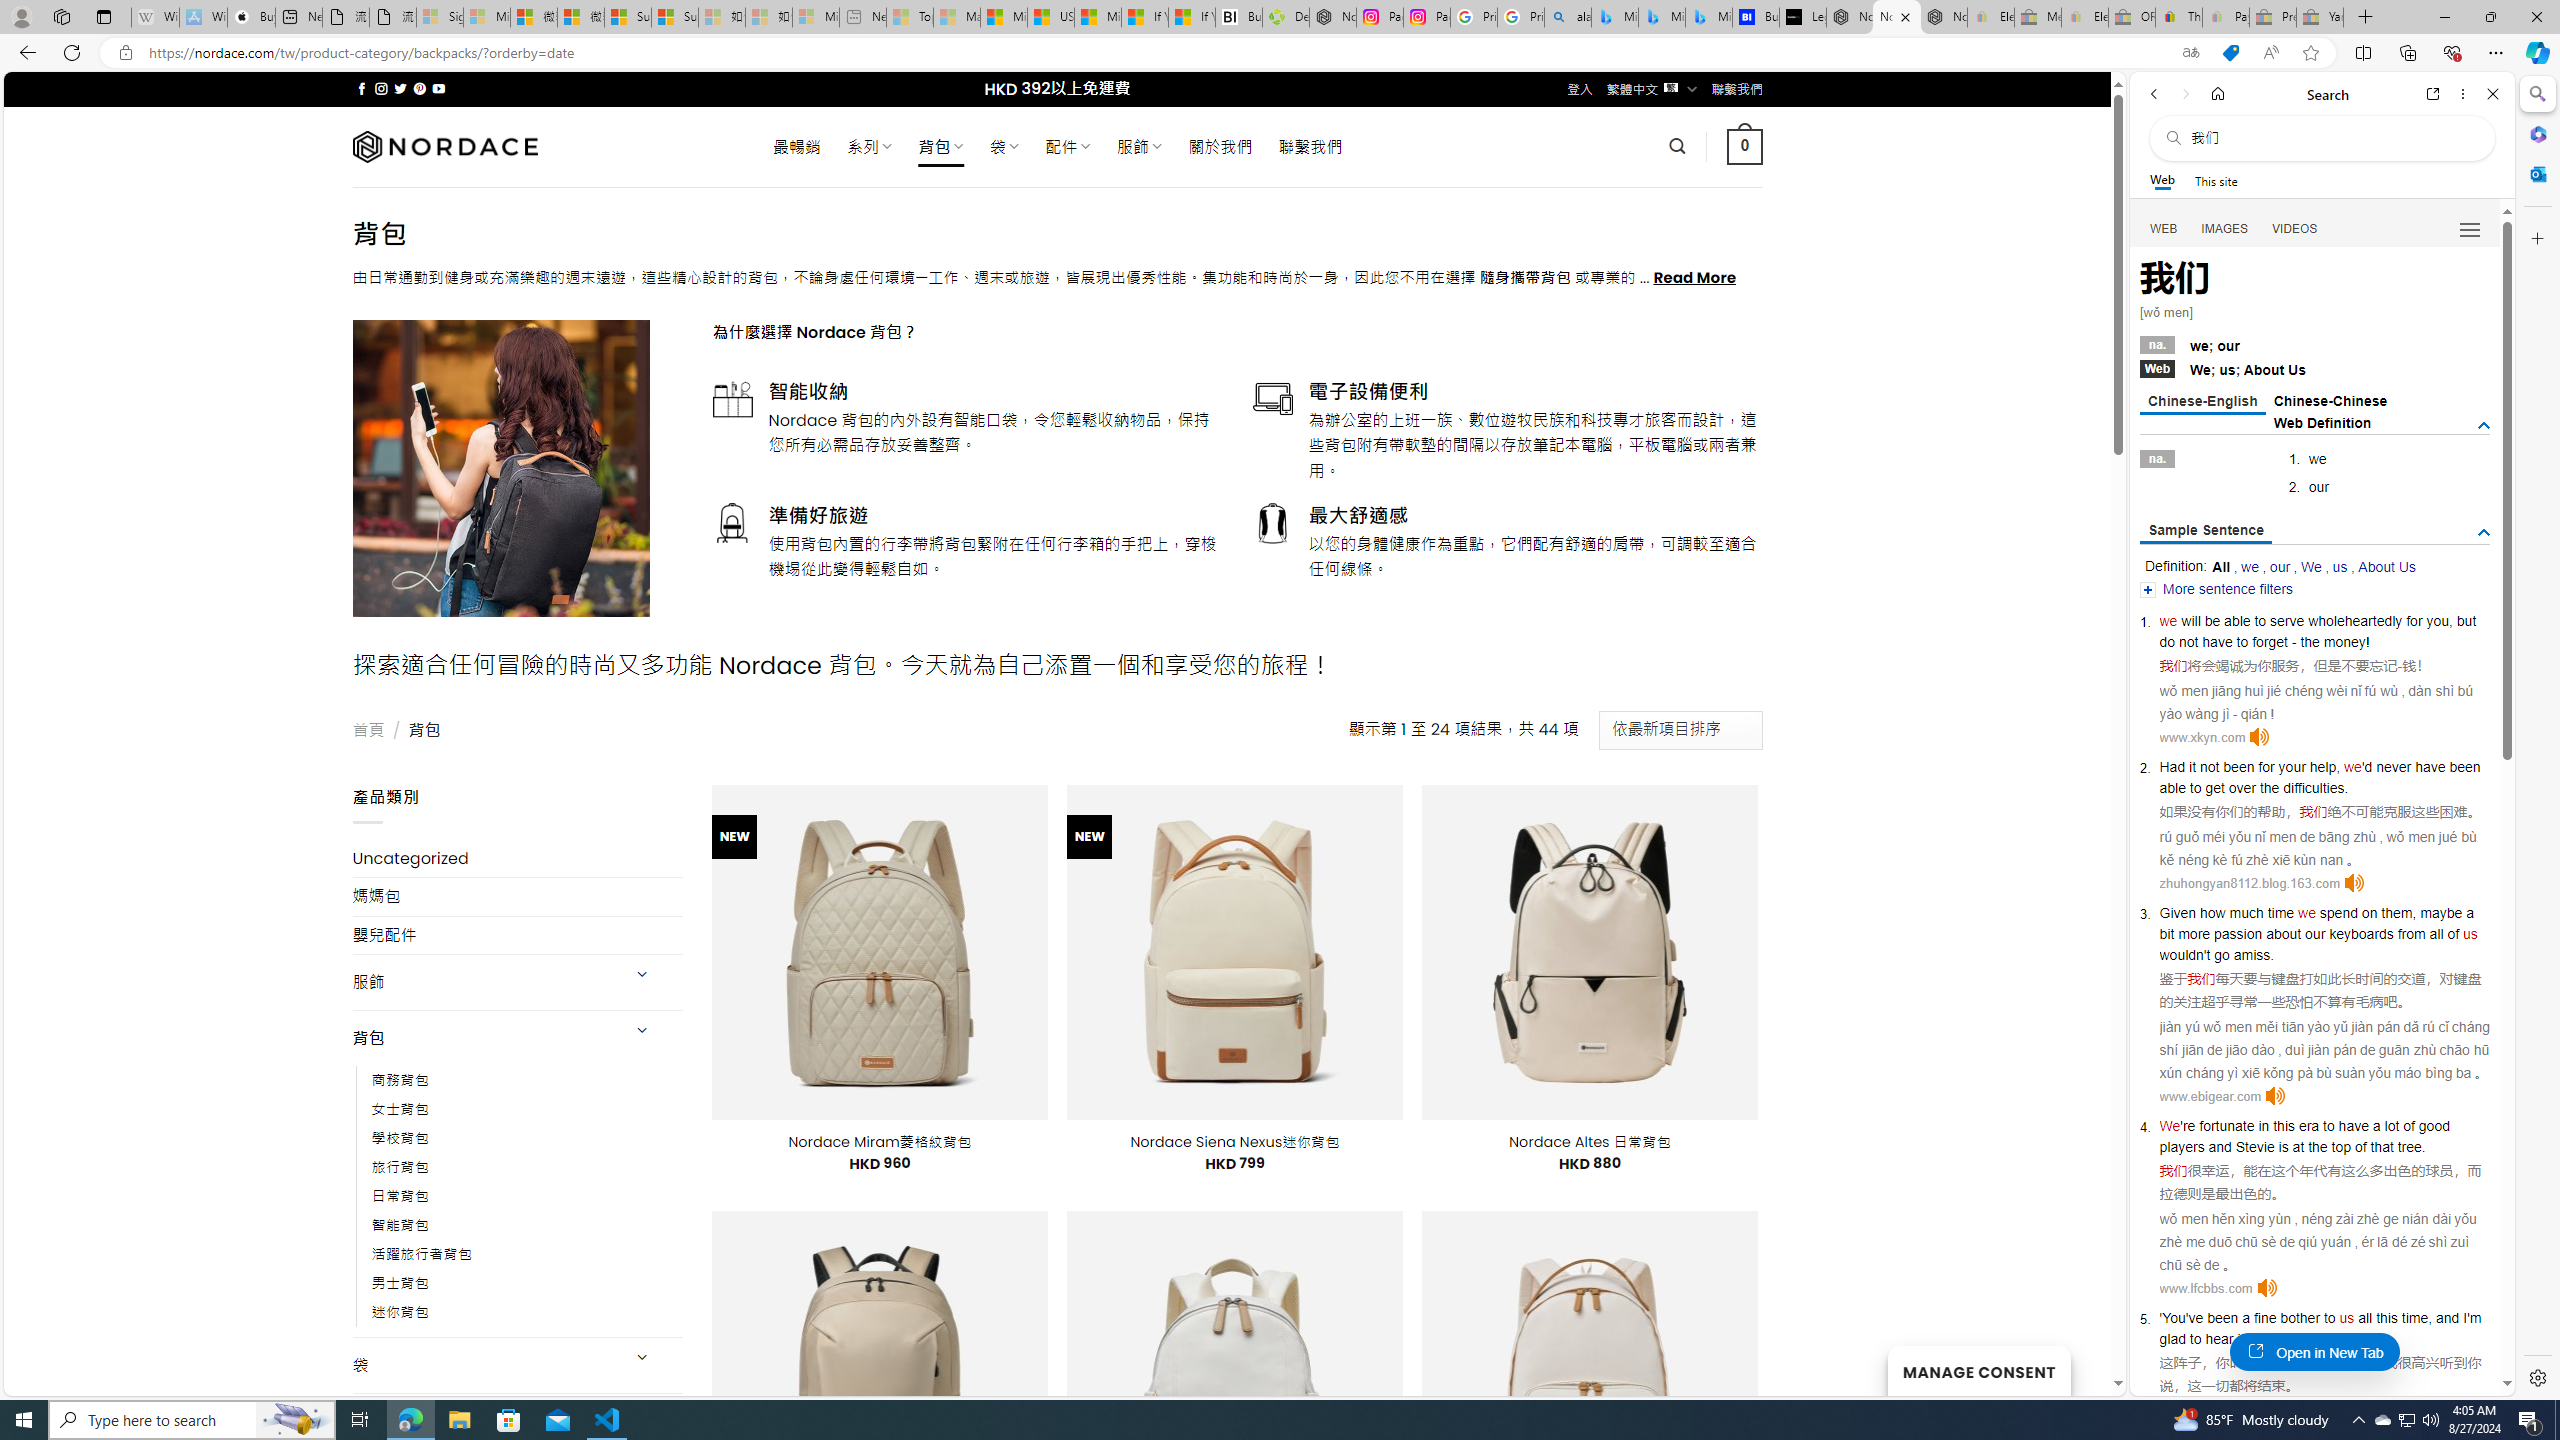 This screenshot has width=2560, height=1440. What do you see at coordinates (2360, 932) in the screenshot?
I see `'keyboards'` at bounding box center [2360, 932].